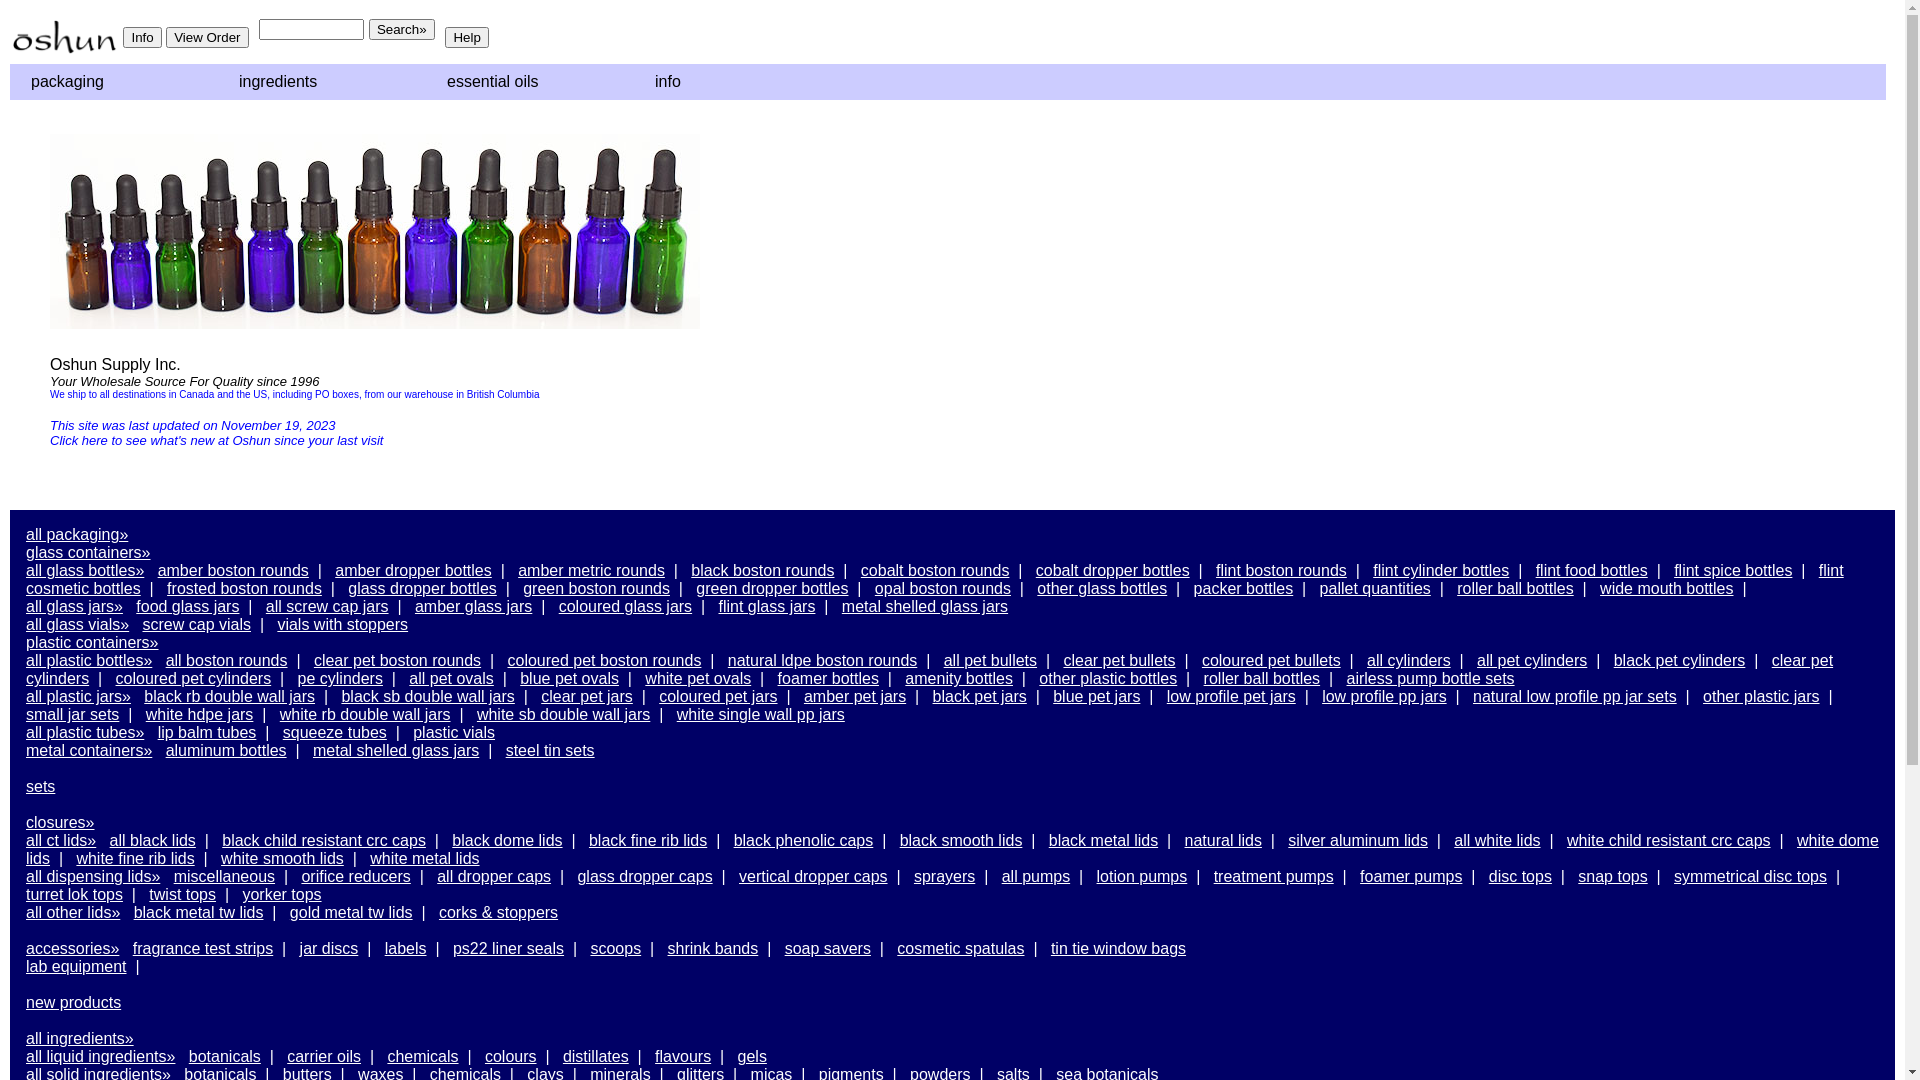 The width and height of the screenshot is (1920, 1080). What do you see at coordinates (990, 660) in the screenshot?
I see `'all pet bullets'` at bounding box center [990, 660].